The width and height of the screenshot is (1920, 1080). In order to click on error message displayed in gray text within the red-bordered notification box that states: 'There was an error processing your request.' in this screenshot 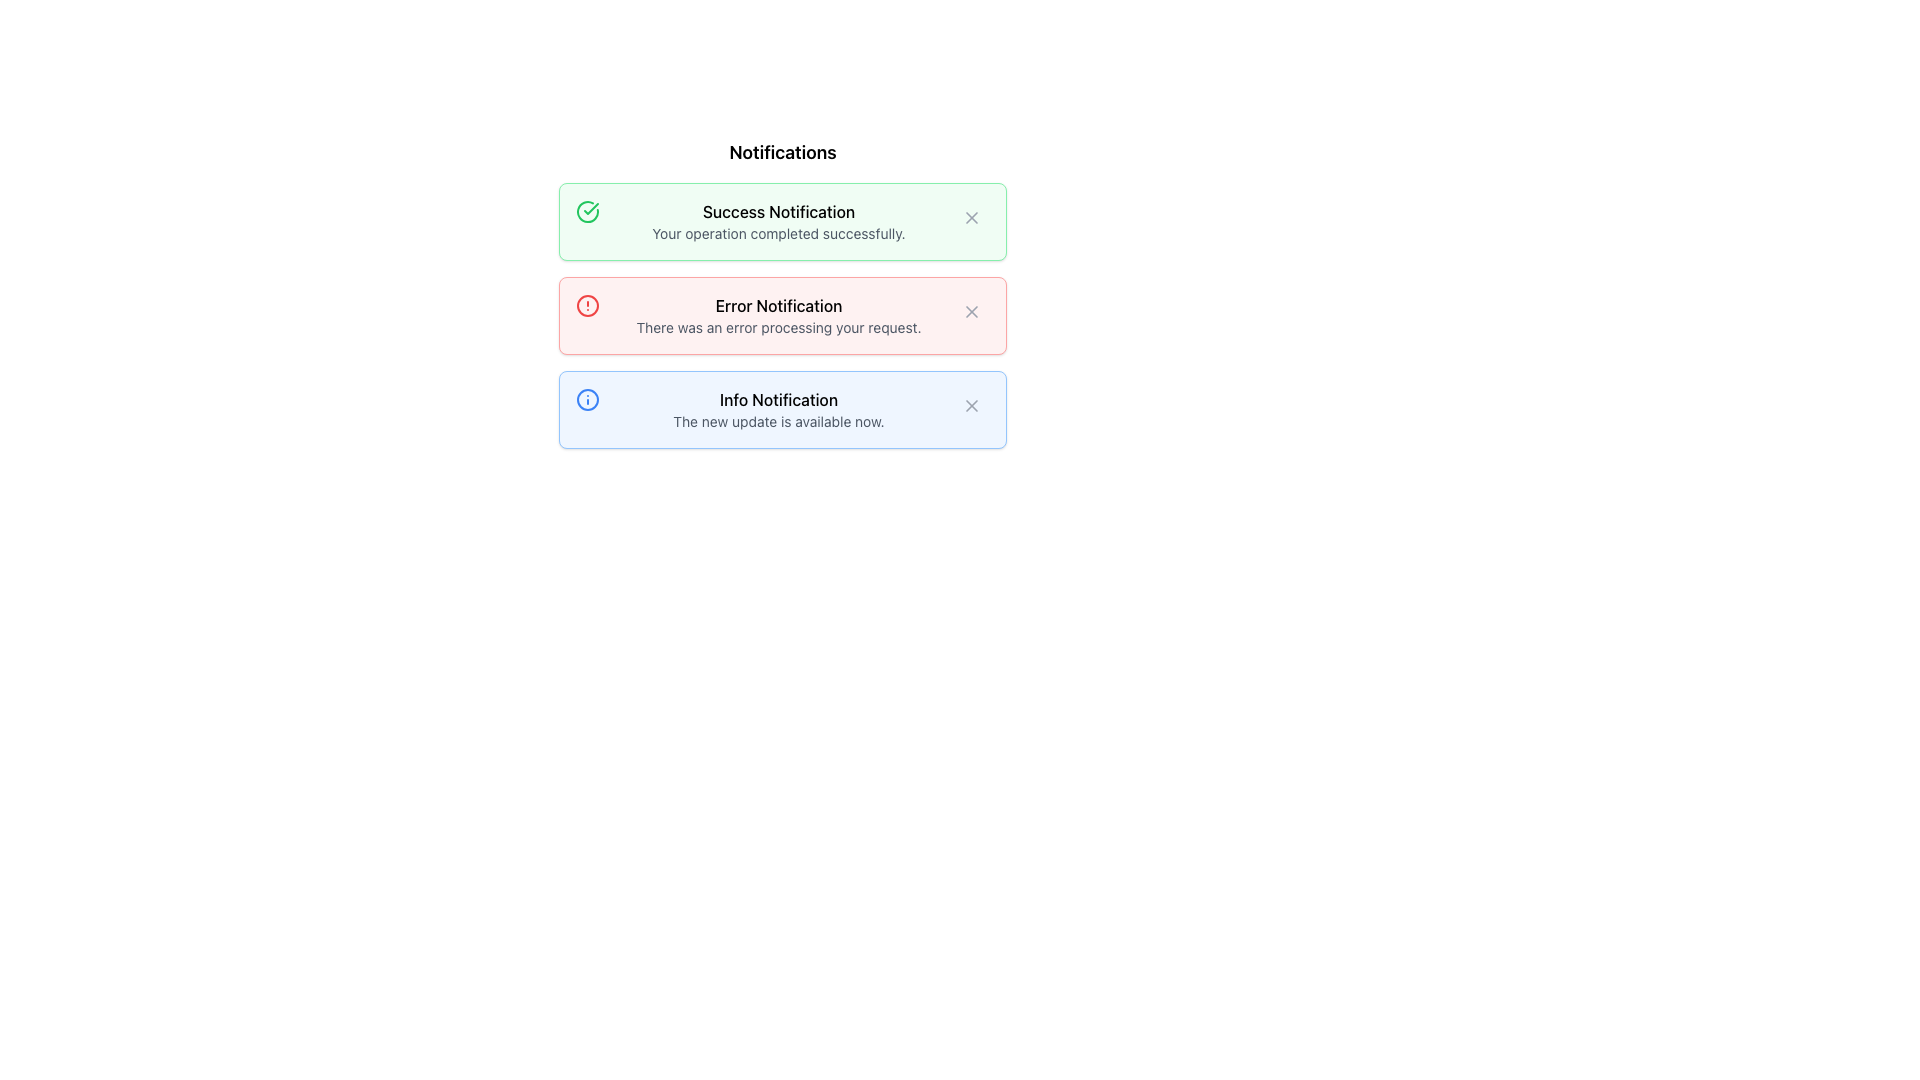, I will do `click(777, 326)`.